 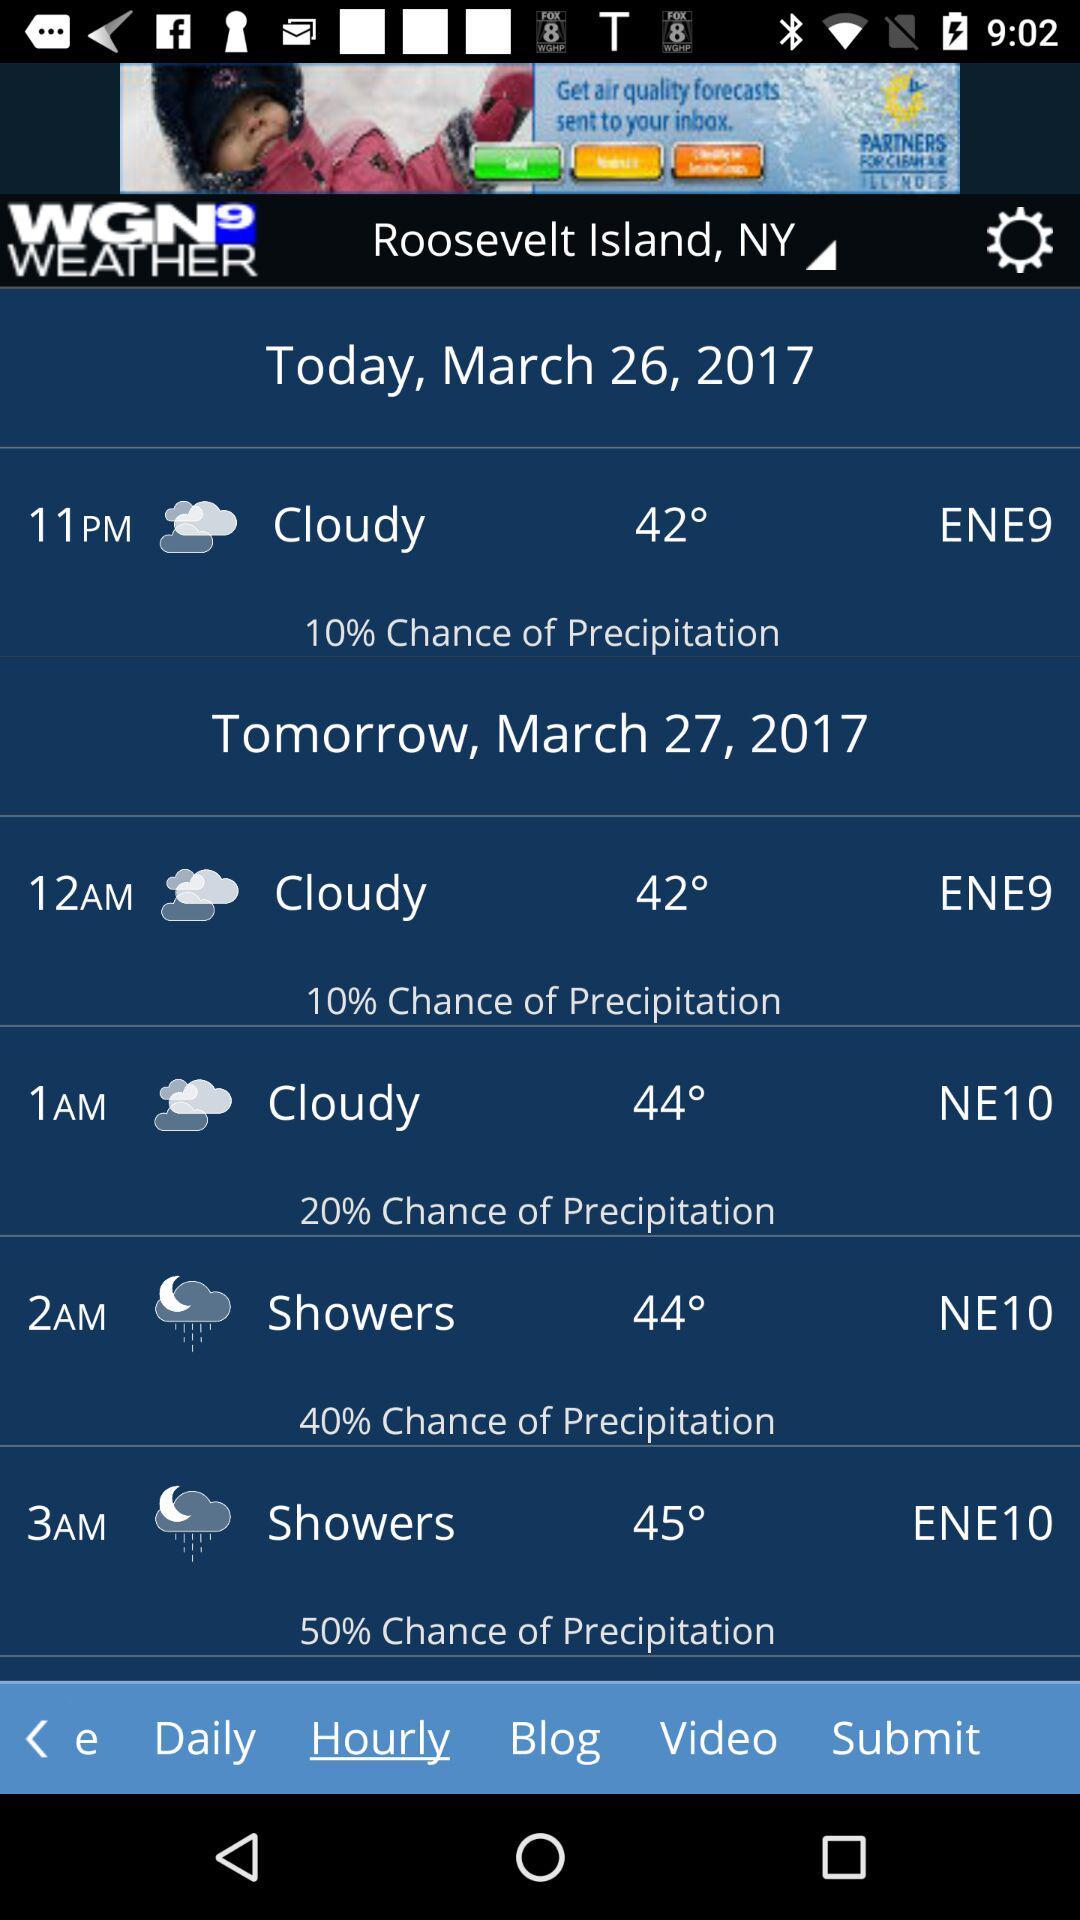 What do you see at coordinates (131, 240) in the screenshot?
I see `home page` at bounding box center [131, 240].